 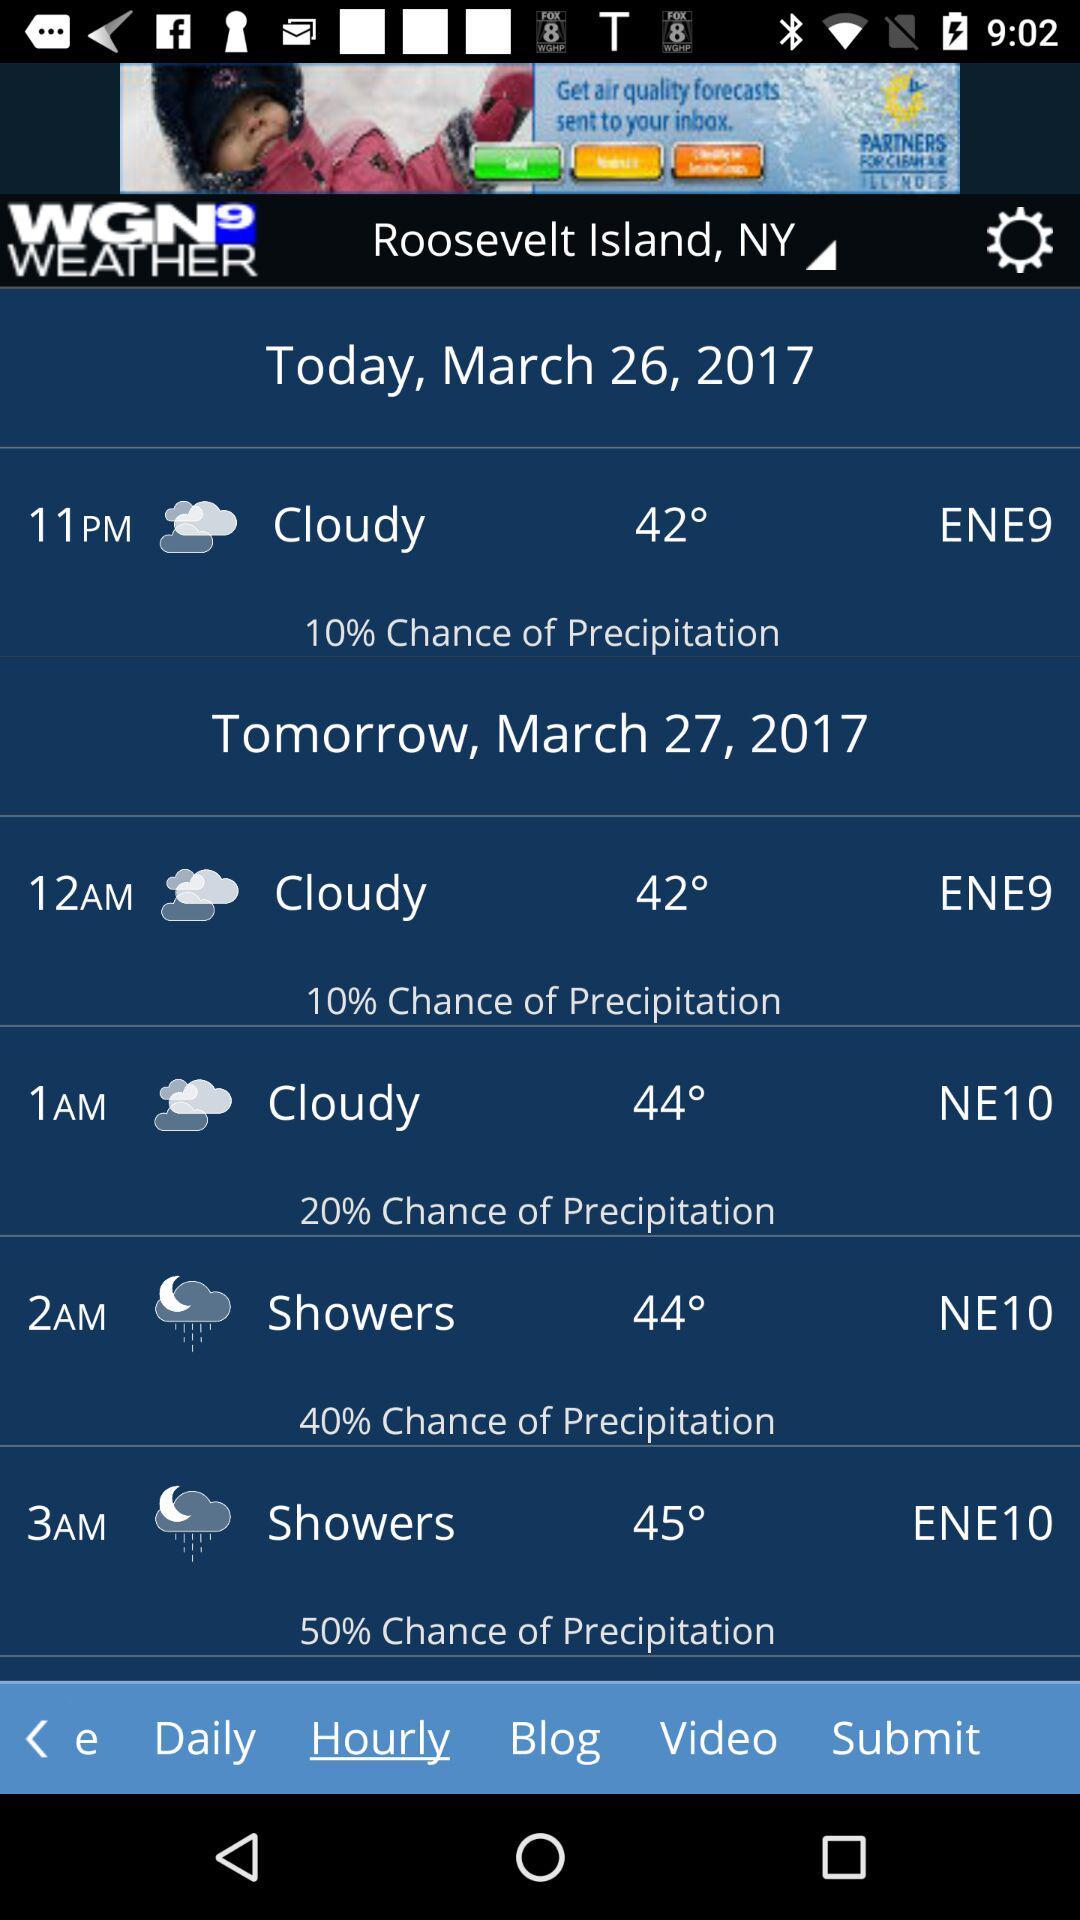 What do you see at coordinates (131, 240) in the screenshot?
I see `home page` at bounding box center [131, 240].